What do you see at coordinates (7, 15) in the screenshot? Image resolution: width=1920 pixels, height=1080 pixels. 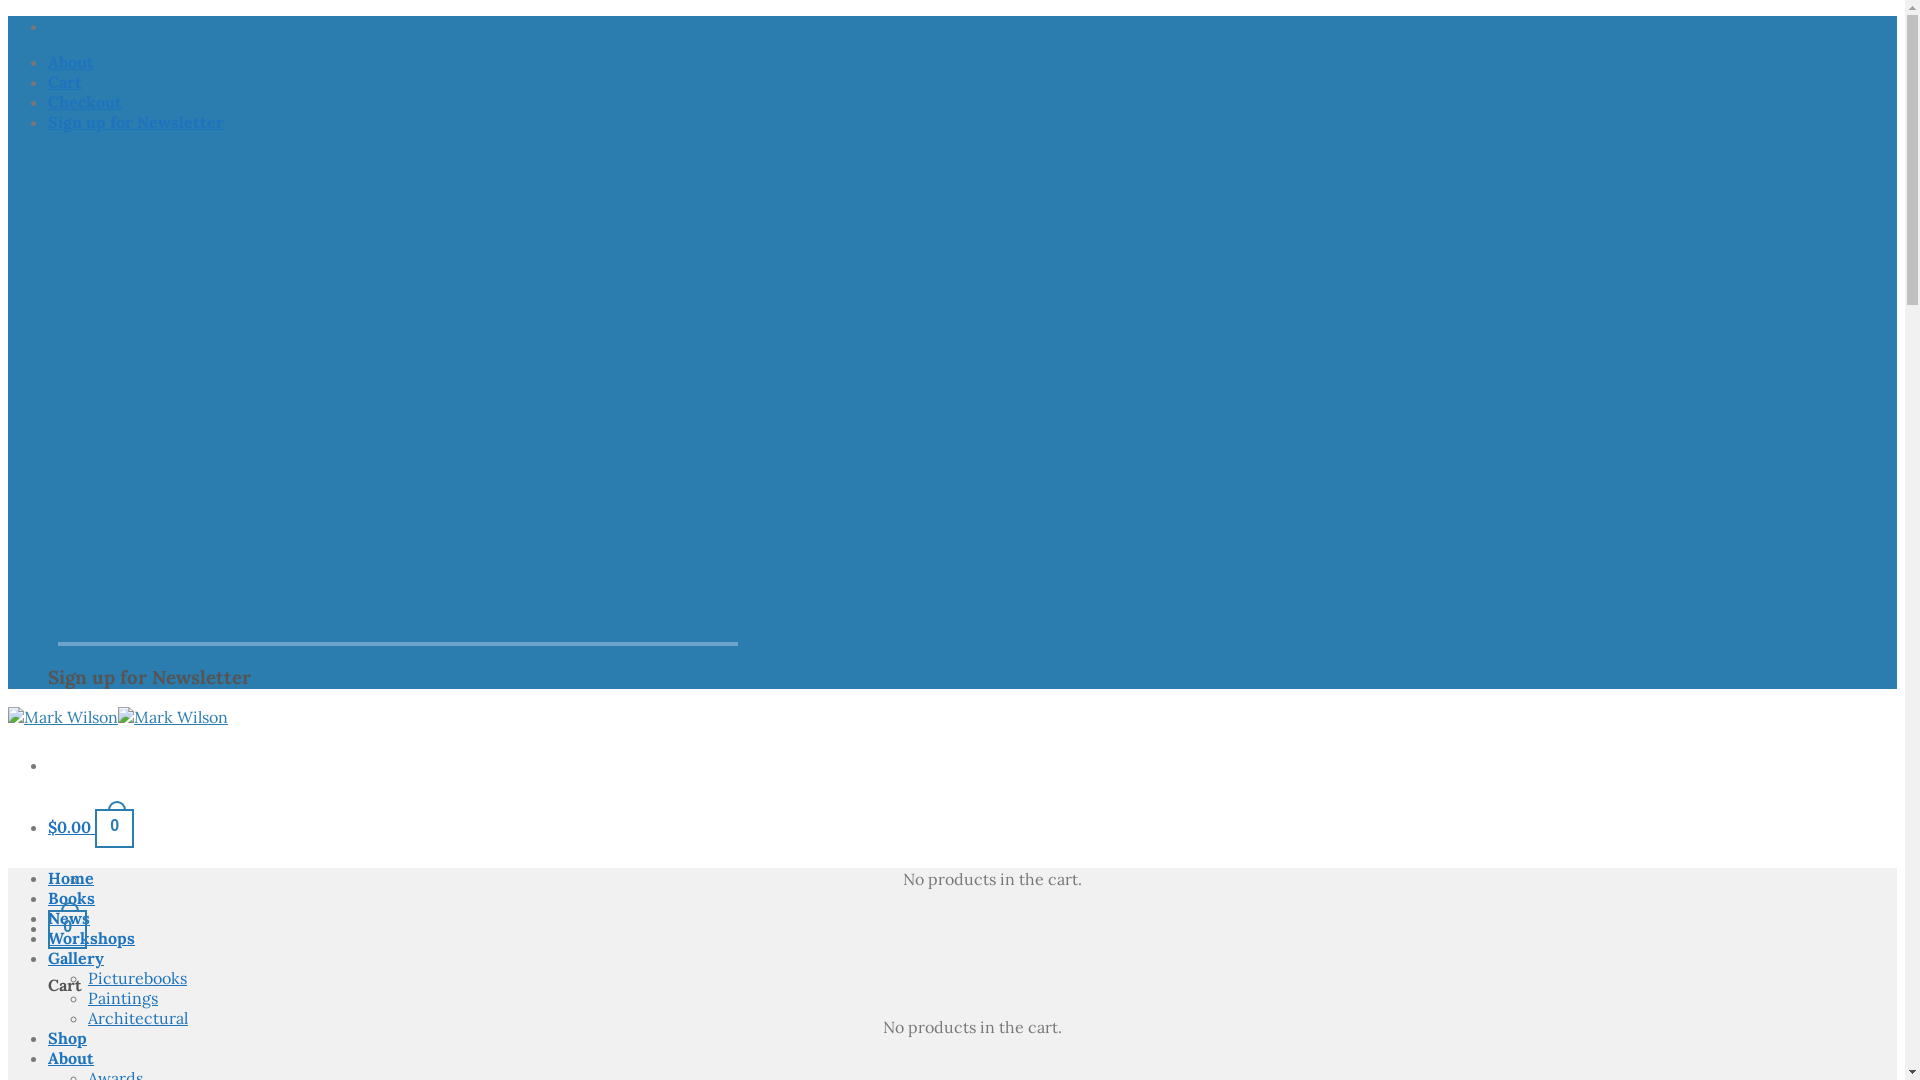 I see `'Skip to content'` at bounding box center [7, 15].